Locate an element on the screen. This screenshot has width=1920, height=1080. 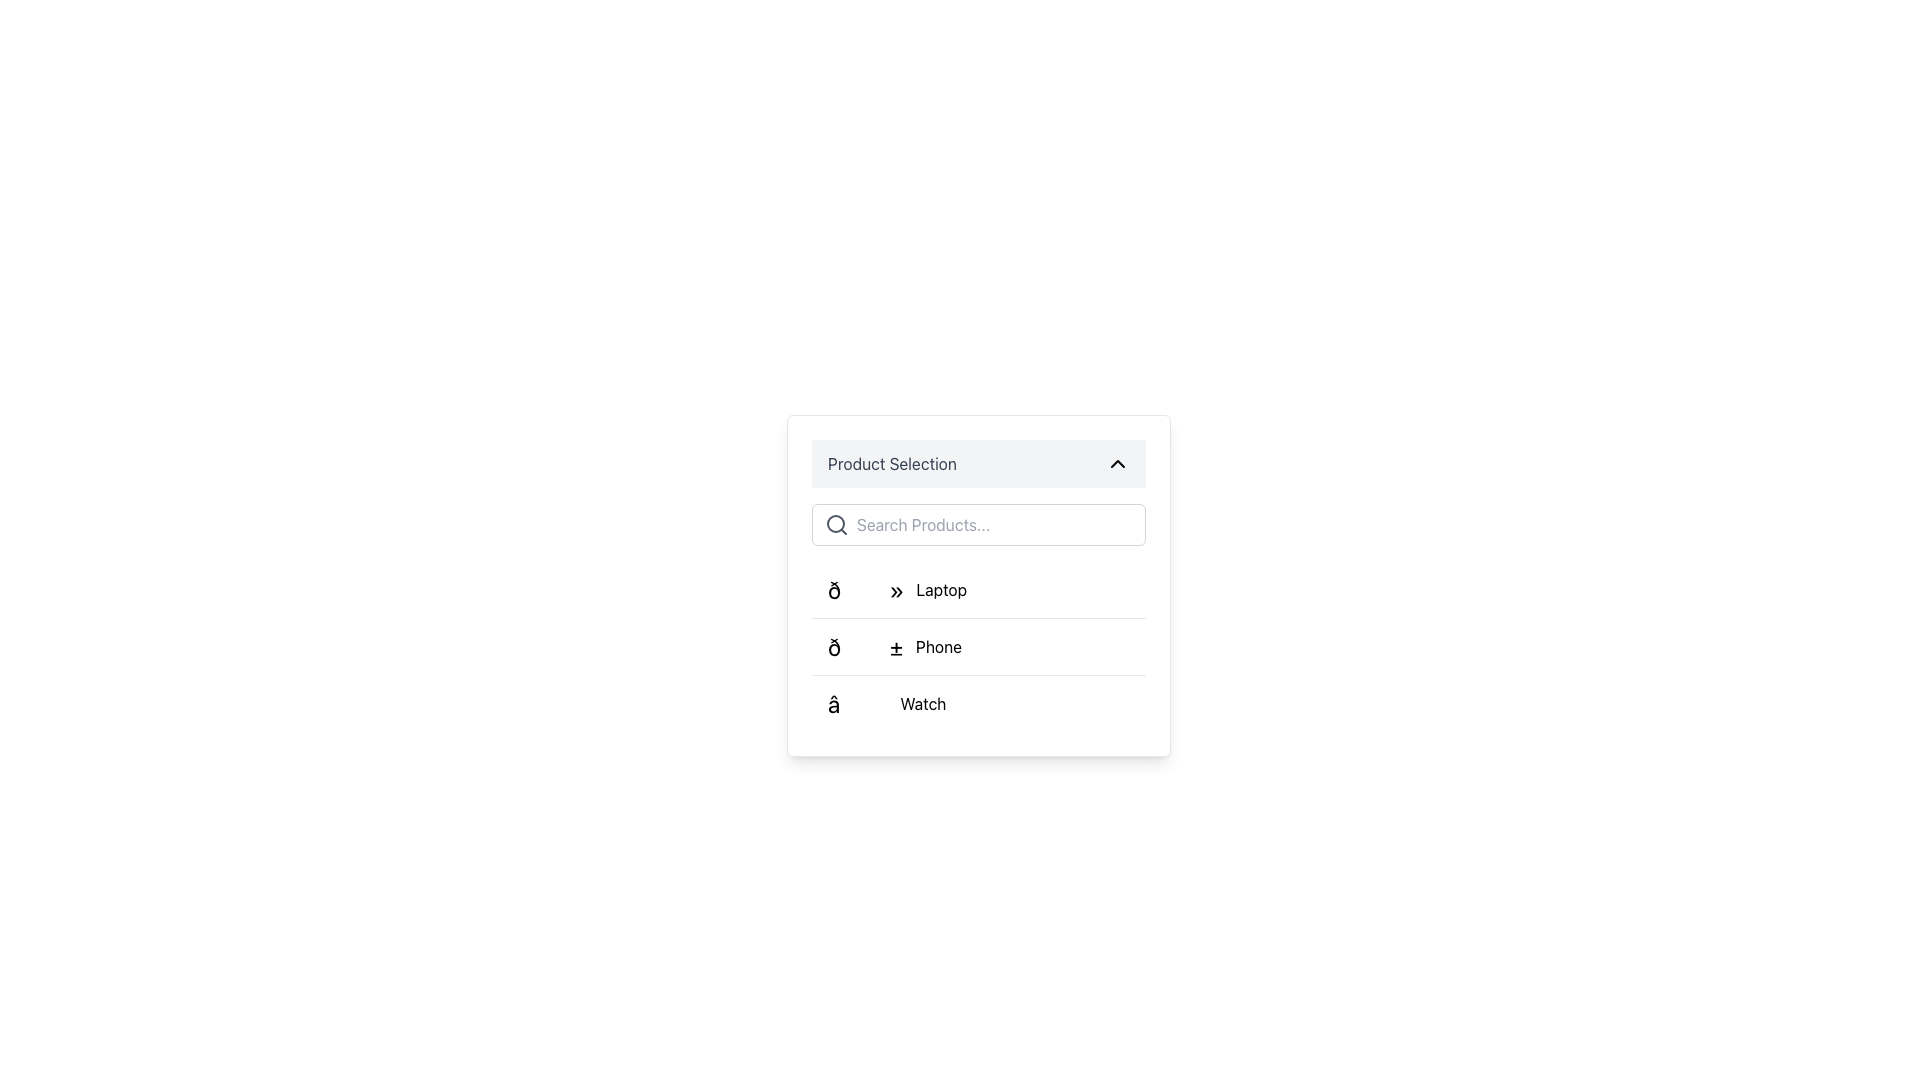
the 'Phone' text label, which is displayed in black on a white background, positioned to the right of an emoji-like icon and between 'Laptop' and 'Watch' options is located at coordinates (937, 647).